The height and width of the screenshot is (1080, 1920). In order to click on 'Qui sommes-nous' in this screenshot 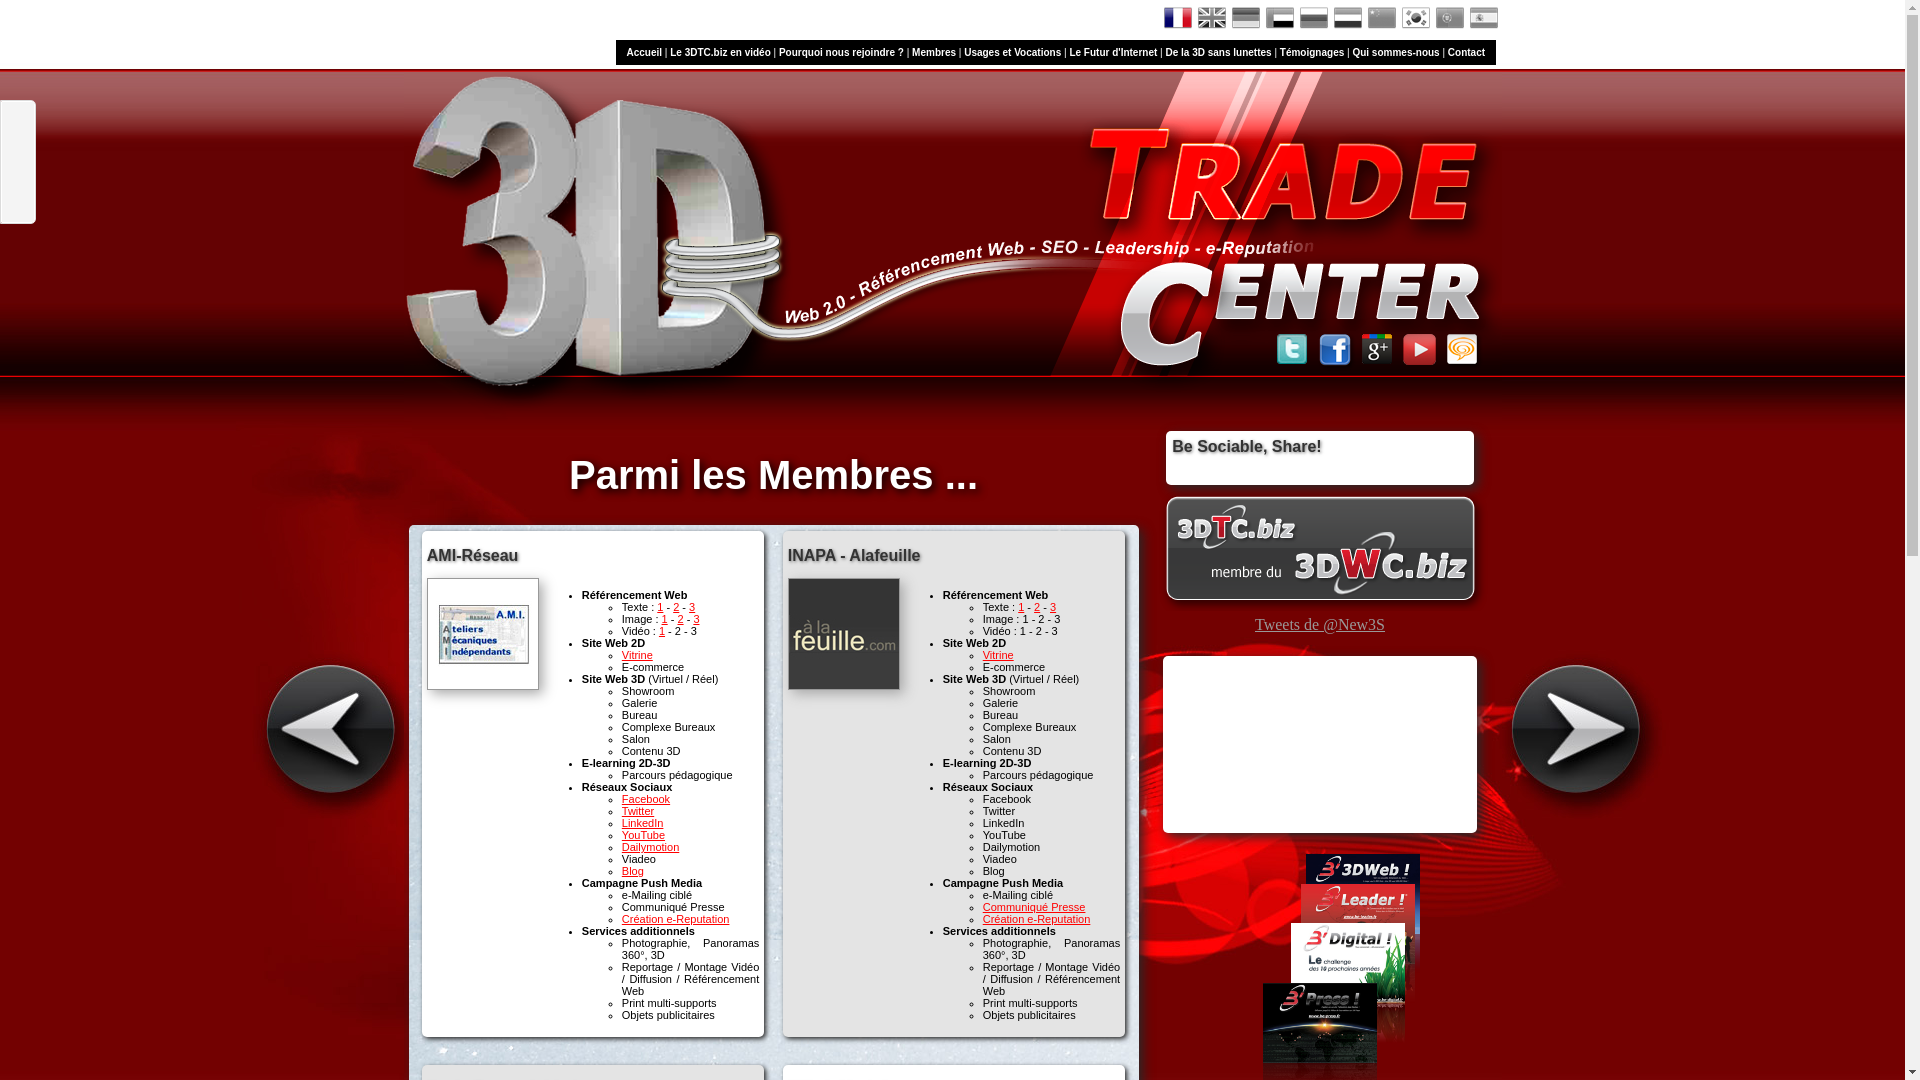, I will do `click(1394, 51)`.